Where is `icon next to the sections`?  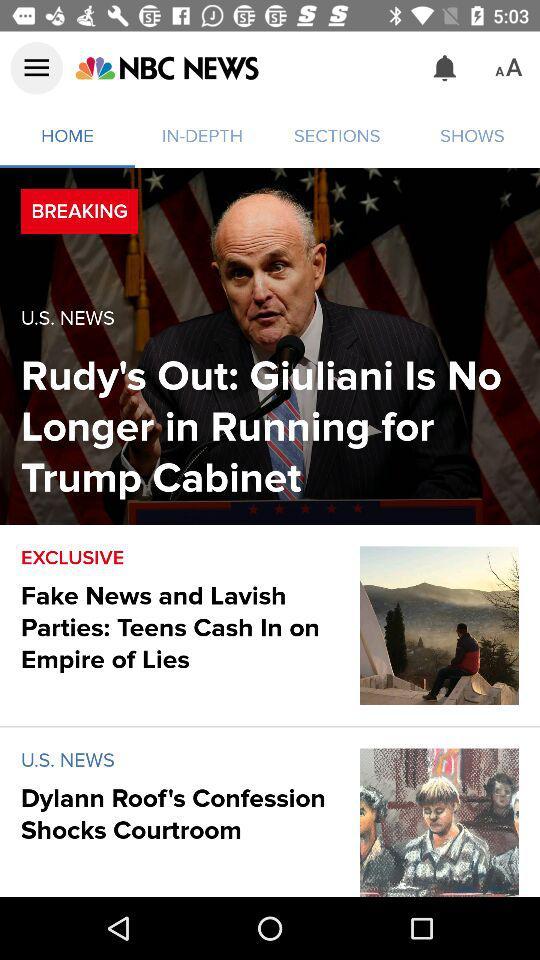
icon next to the sections is located at coordinates (165, 68).